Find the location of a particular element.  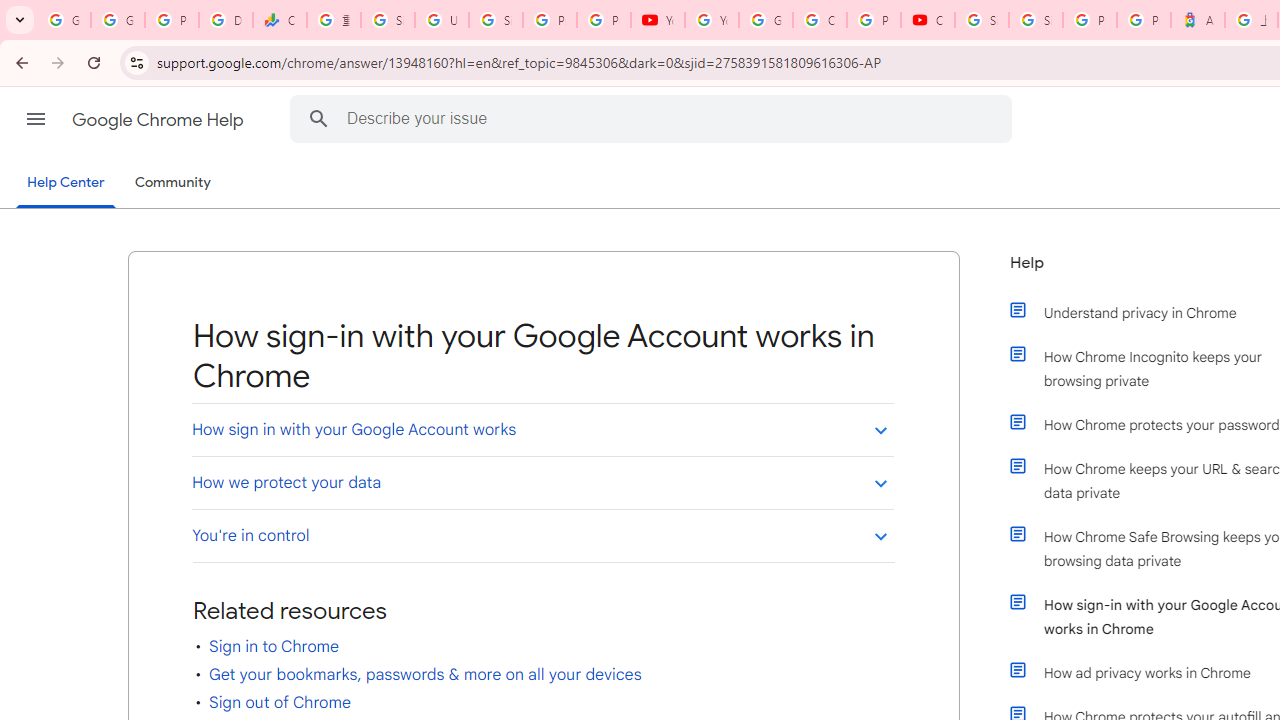

'Currencies - Google Finance' is located at coordinates (279, 20).